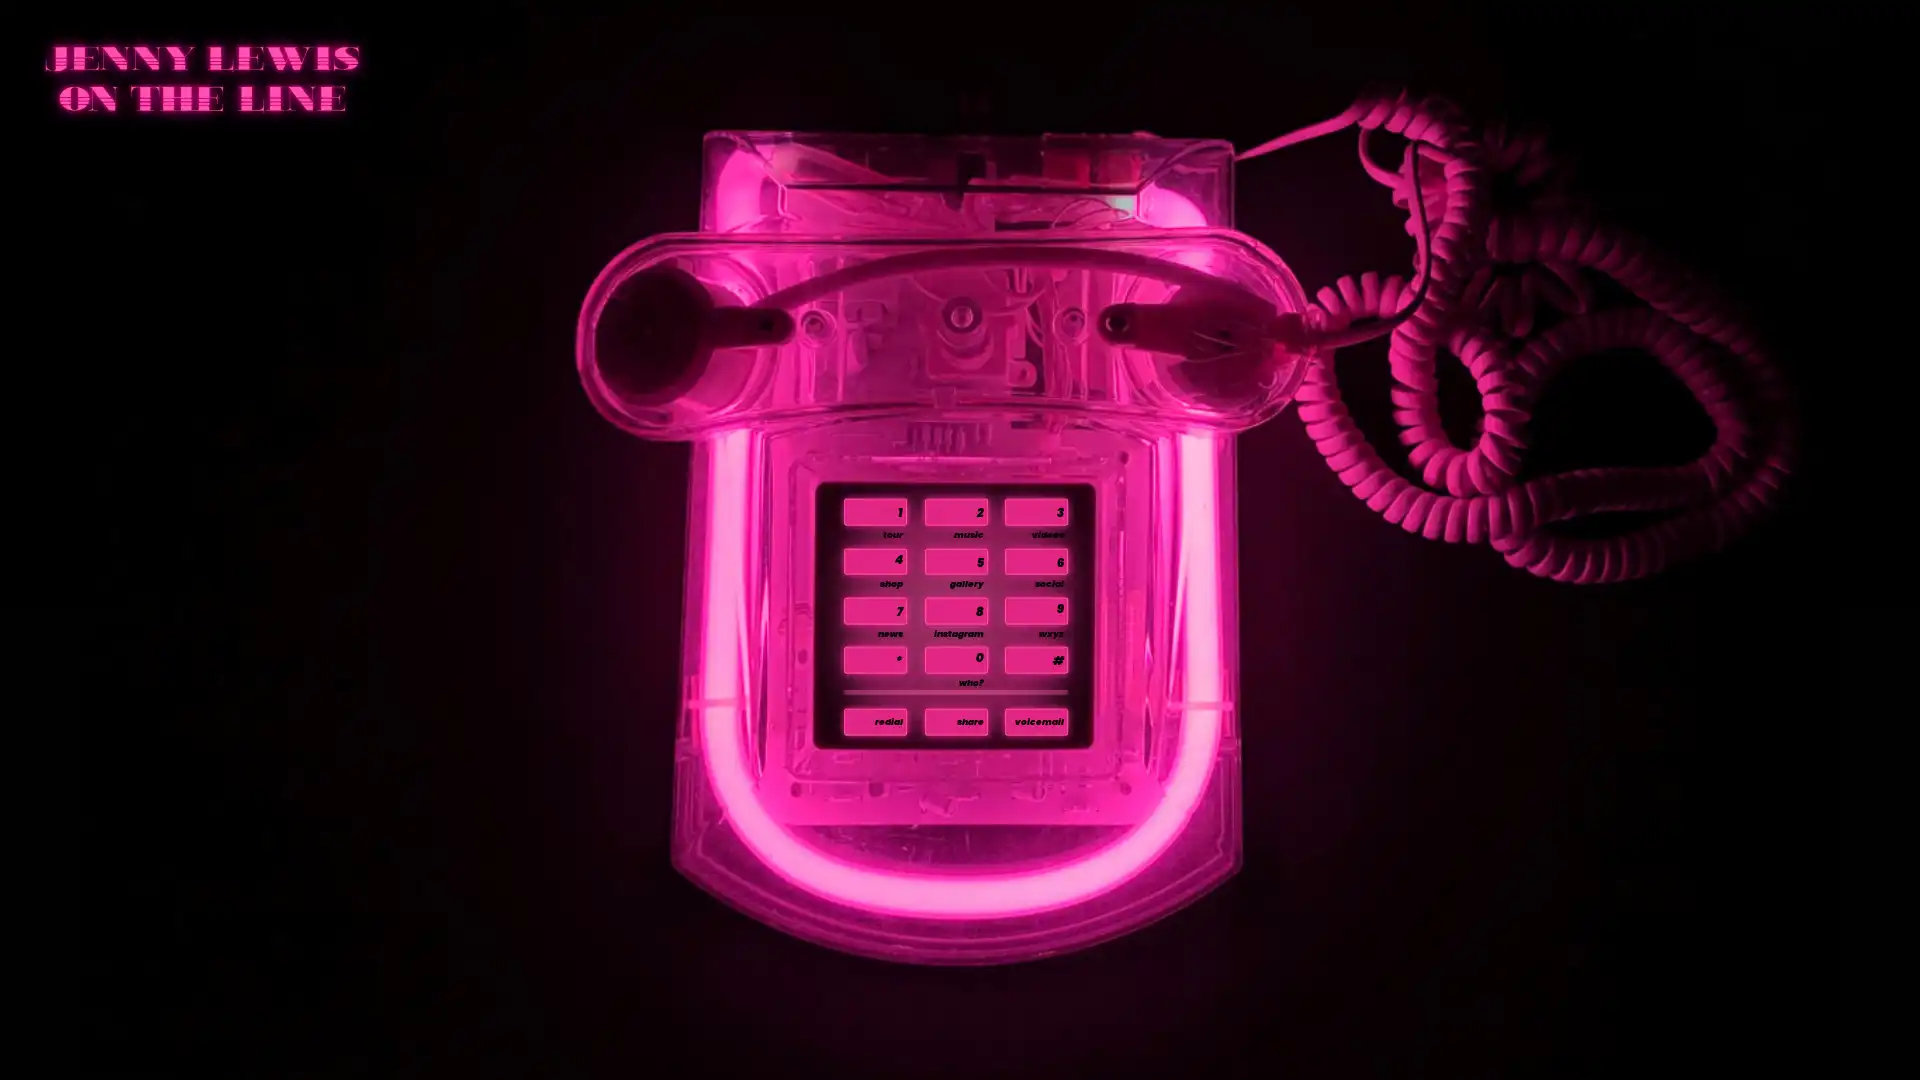  What do you see at coordinates (954, 561) in the screenshot?
I see `5 gallery` at bounding box center [954, 561].